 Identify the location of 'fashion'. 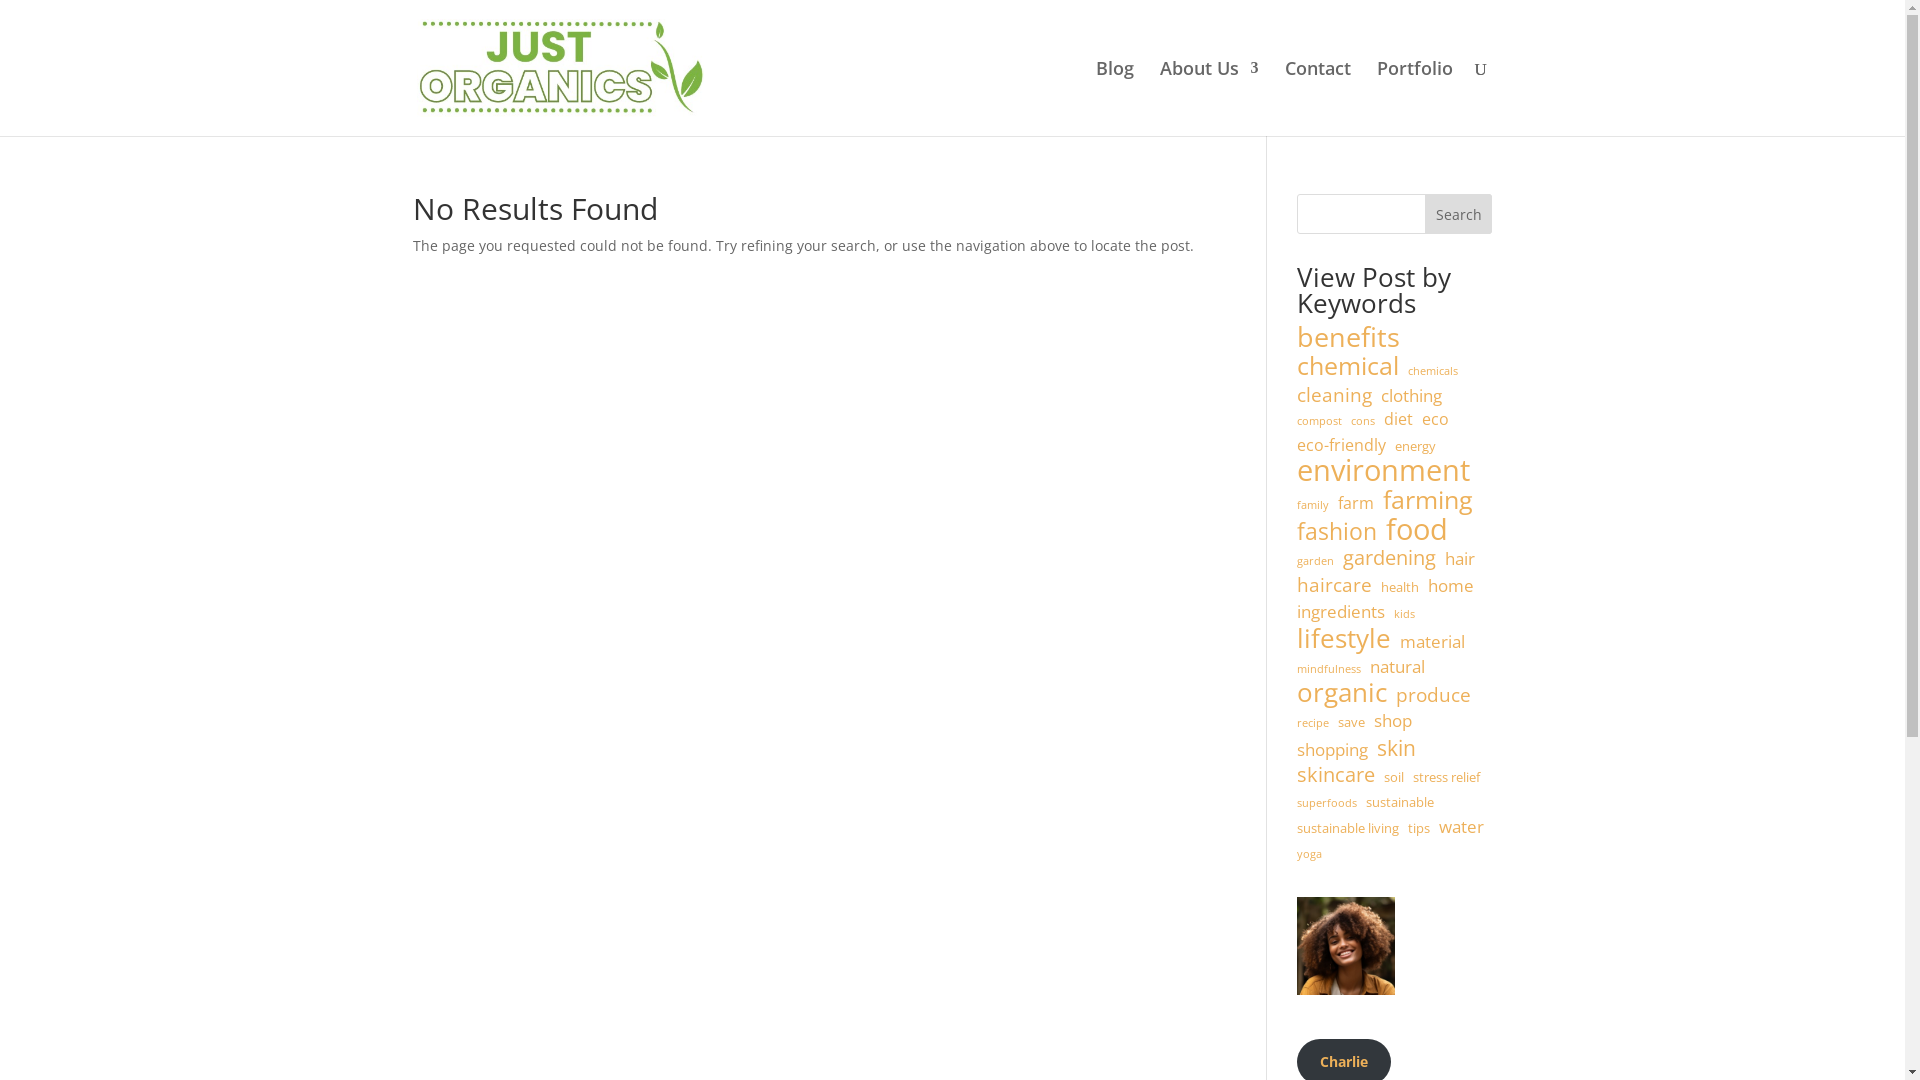
(1337, 531).